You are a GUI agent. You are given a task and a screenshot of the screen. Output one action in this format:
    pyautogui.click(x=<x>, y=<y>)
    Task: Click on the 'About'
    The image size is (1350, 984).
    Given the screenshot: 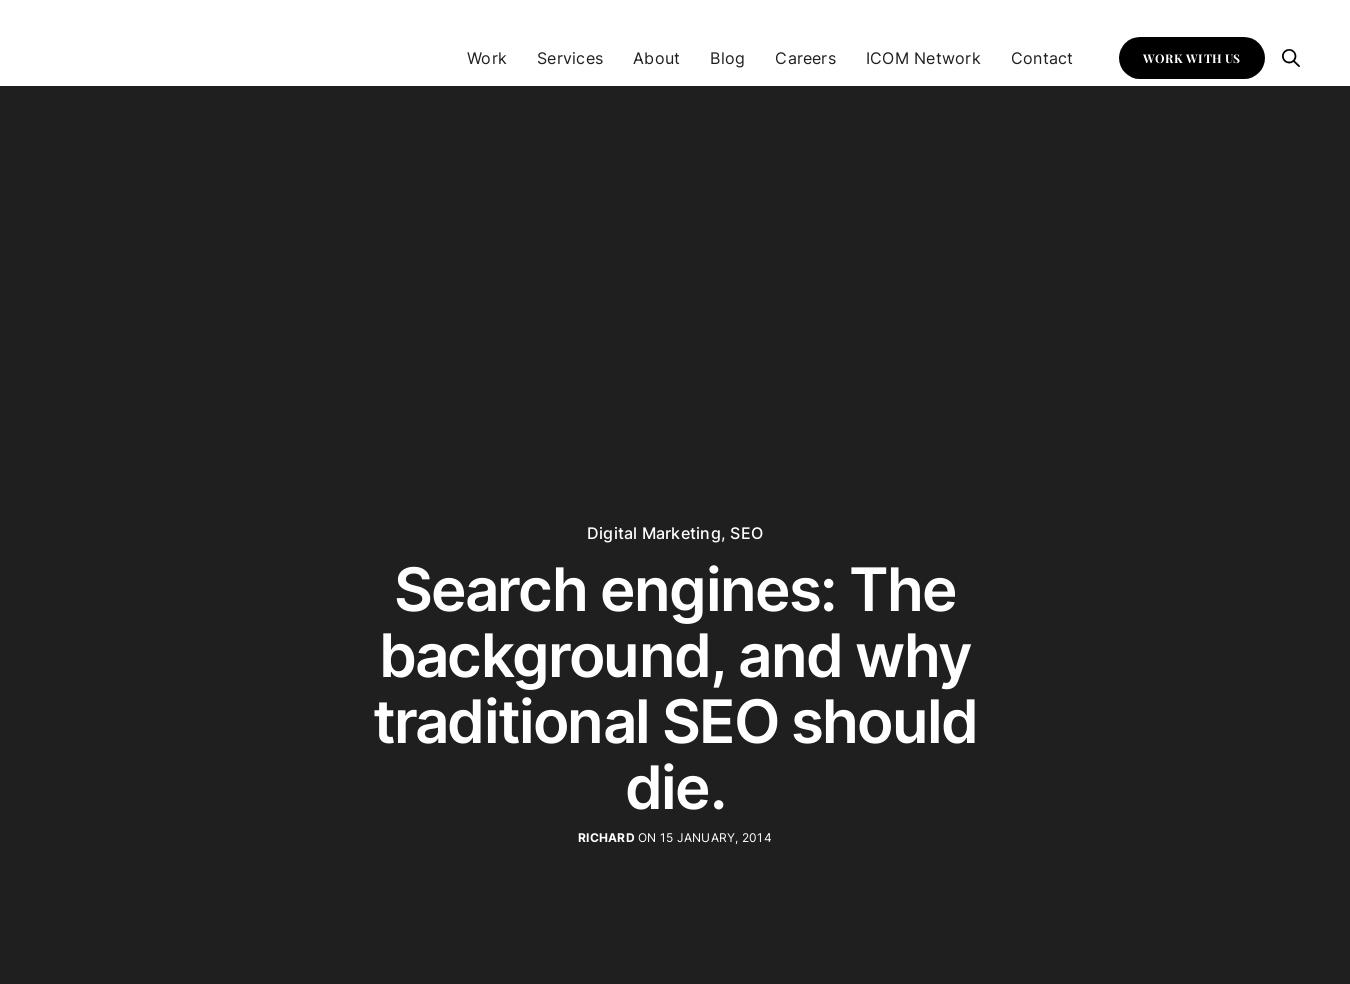 What is the action you would take?
    pyautogui.click(x=656, y=56)
    